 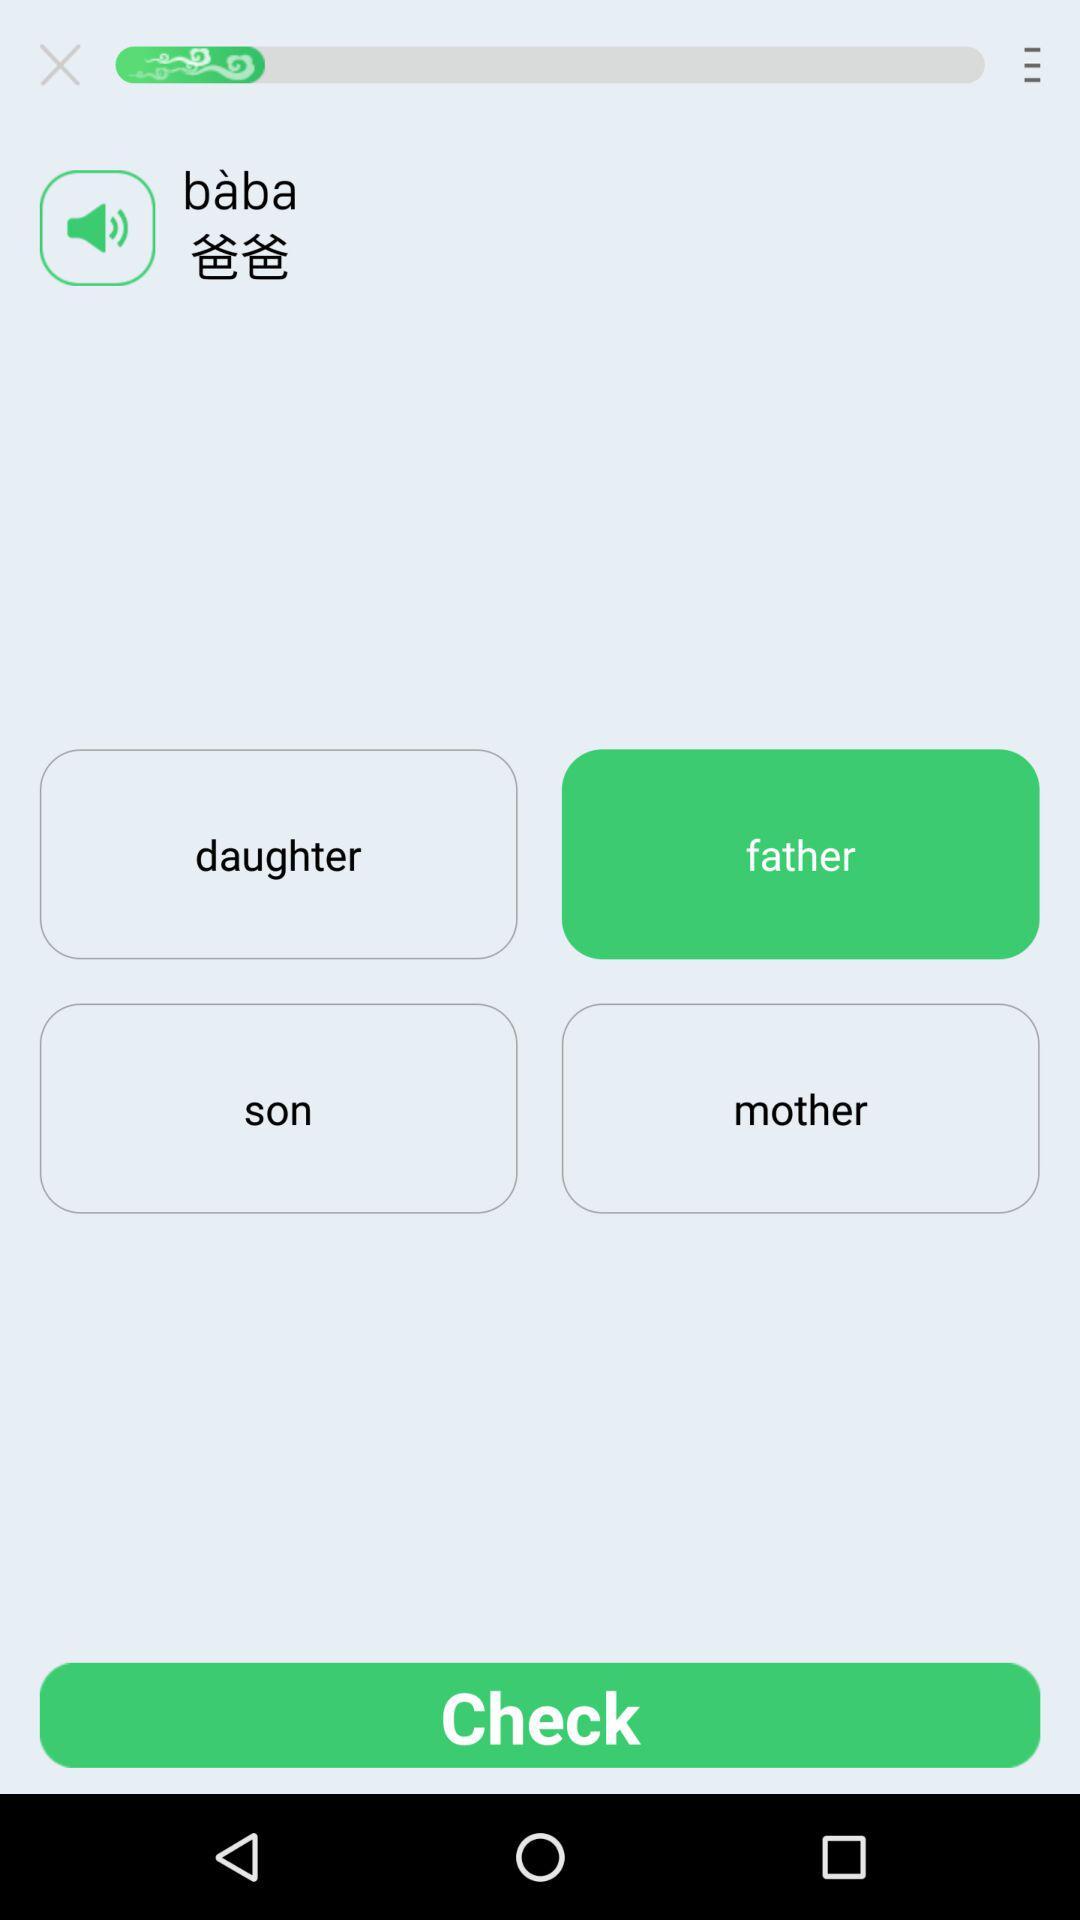 I want to click on hear pronunciation, so click(x=97, y=227).